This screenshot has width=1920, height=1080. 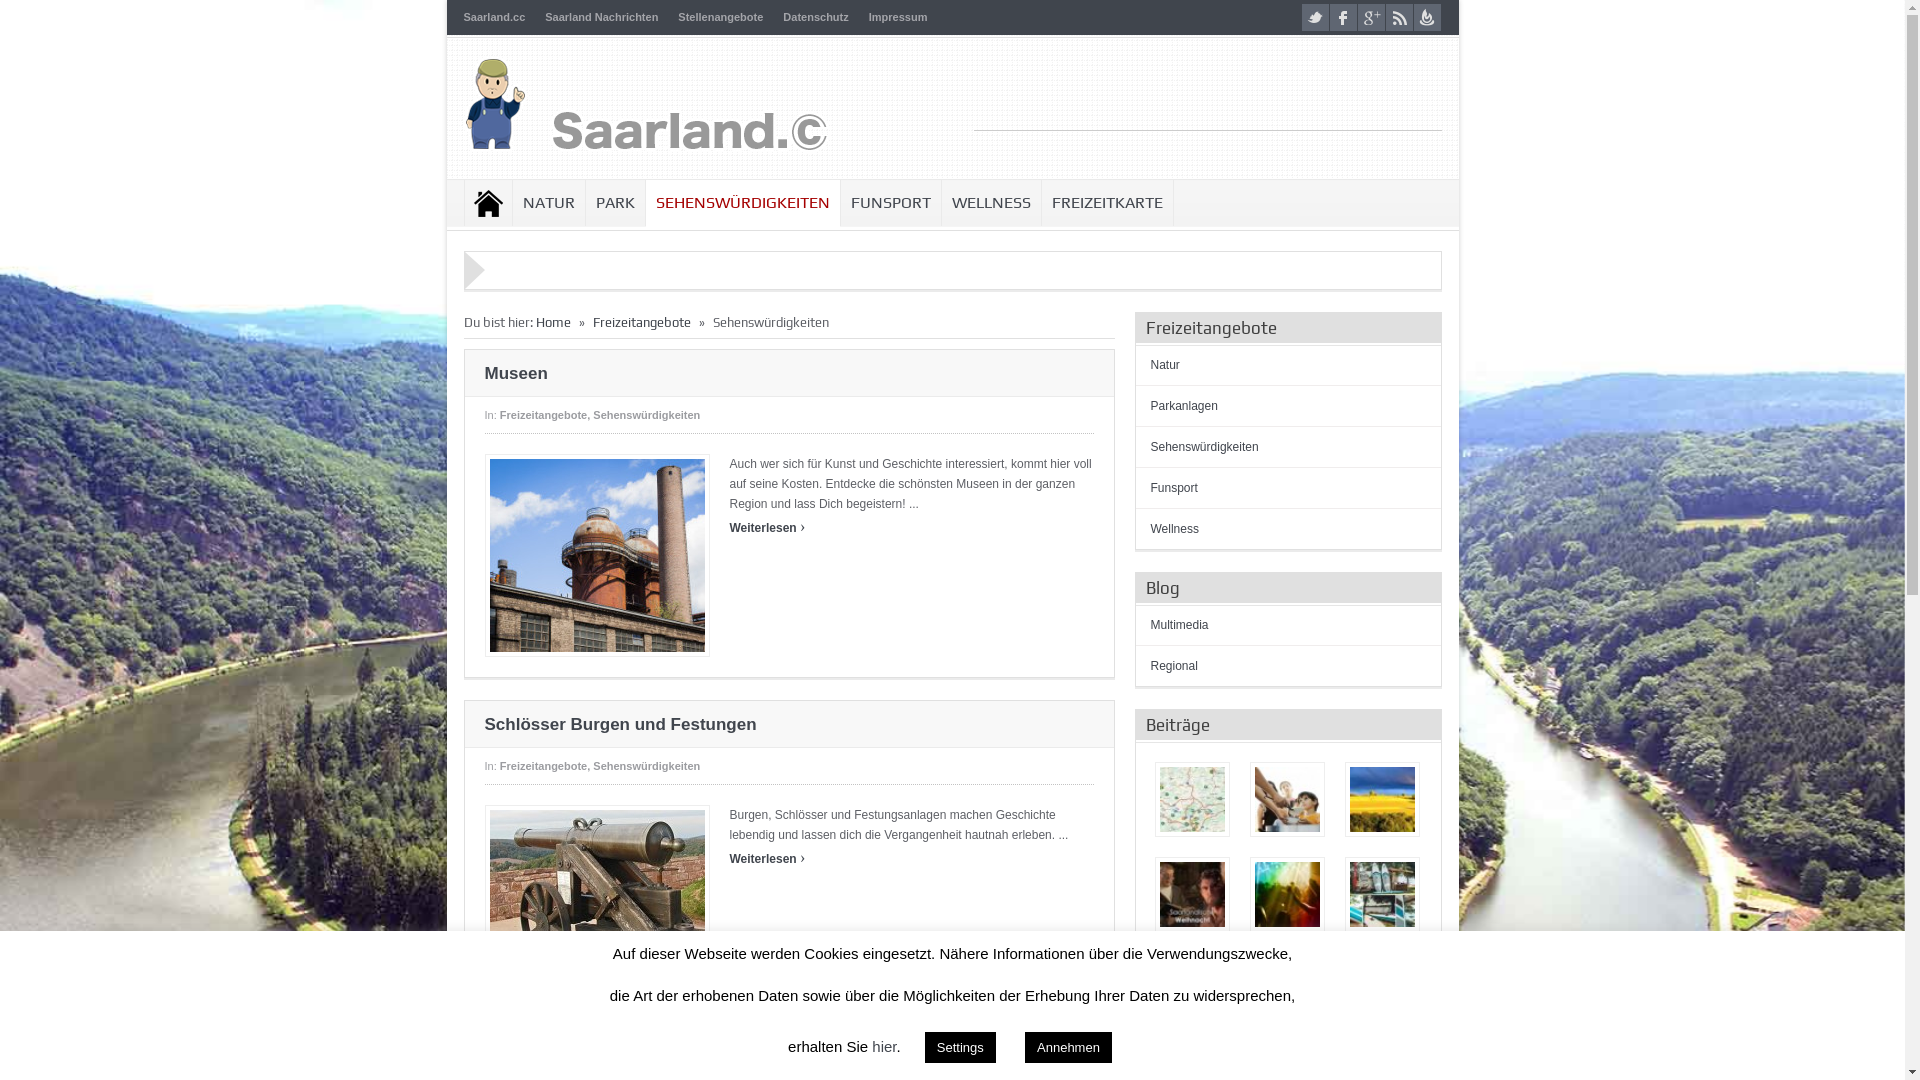 I want to click on 'twitter', so click(x=1315, y=17).